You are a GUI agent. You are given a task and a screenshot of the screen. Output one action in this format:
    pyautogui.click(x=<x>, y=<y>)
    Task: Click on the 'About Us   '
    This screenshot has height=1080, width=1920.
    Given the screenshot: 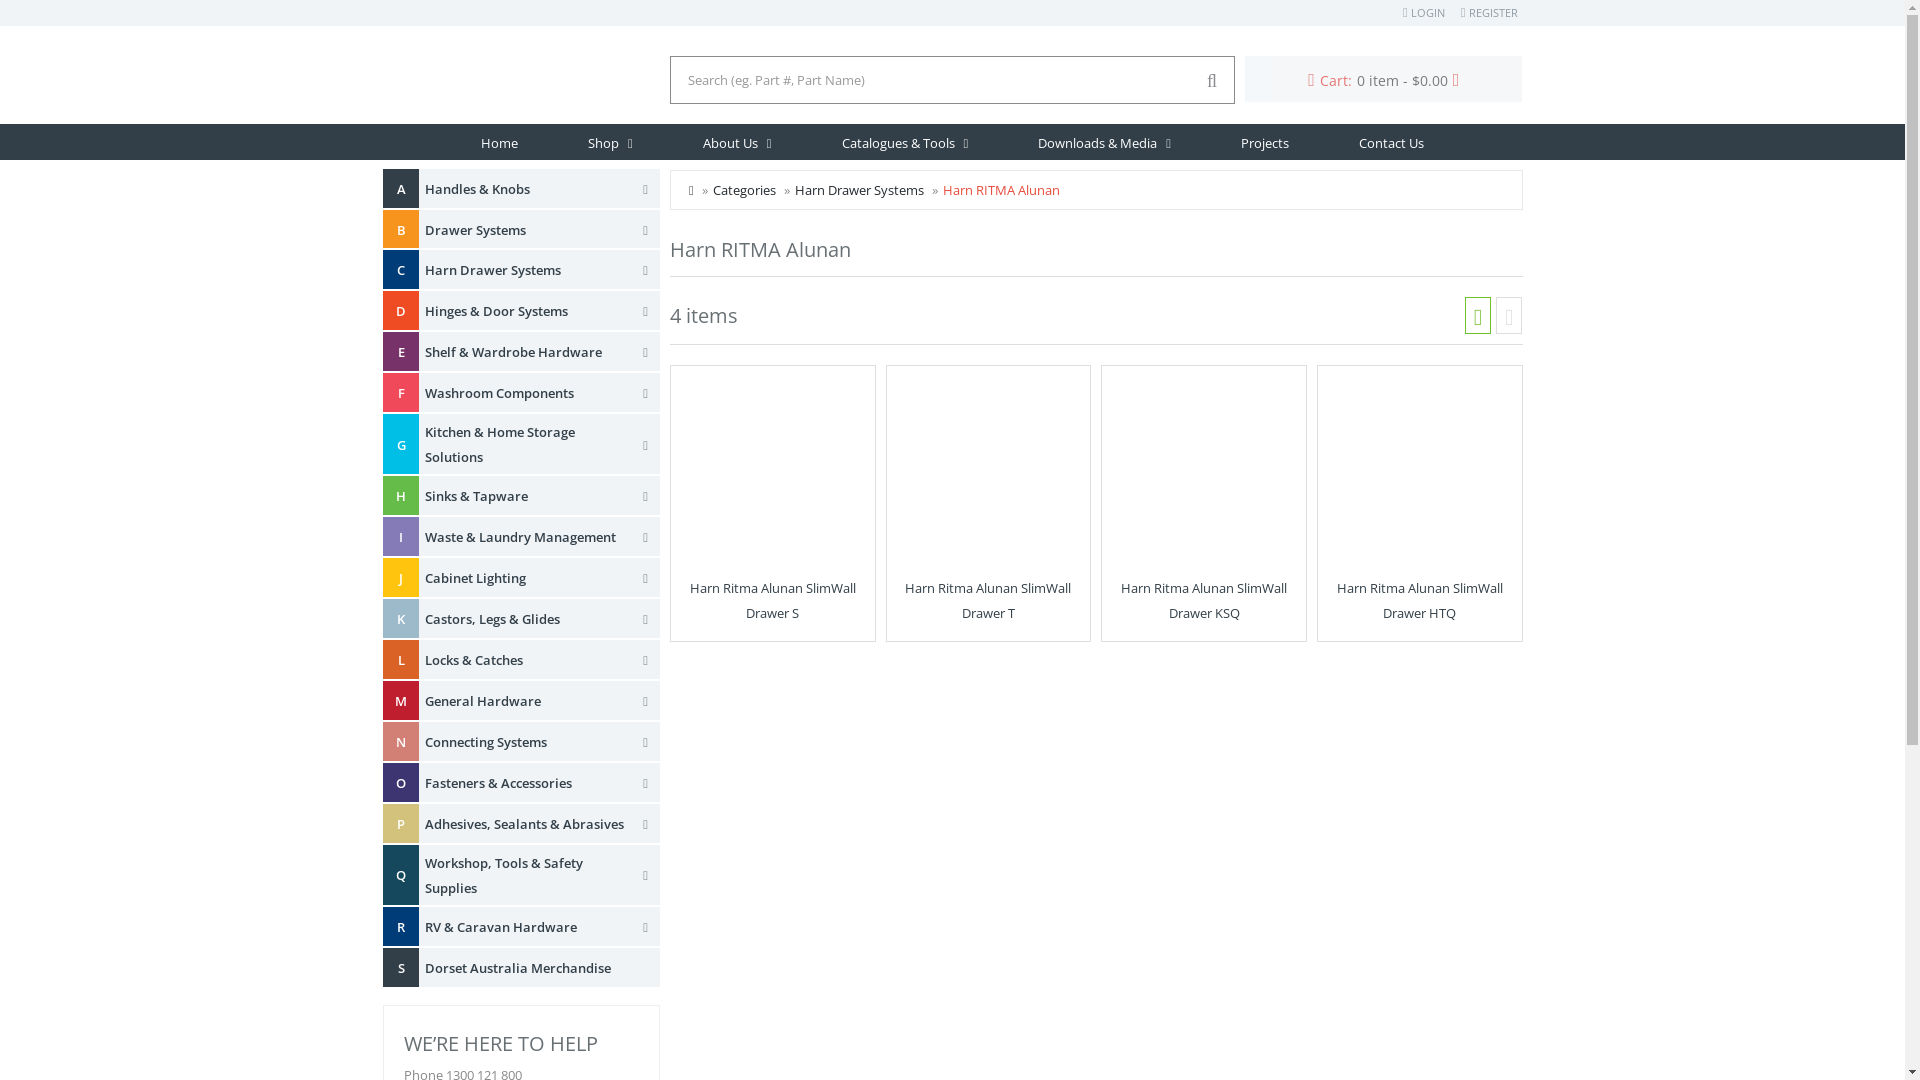 What is the action you would take?
    pyautogui.click(x=736, y=141)
    